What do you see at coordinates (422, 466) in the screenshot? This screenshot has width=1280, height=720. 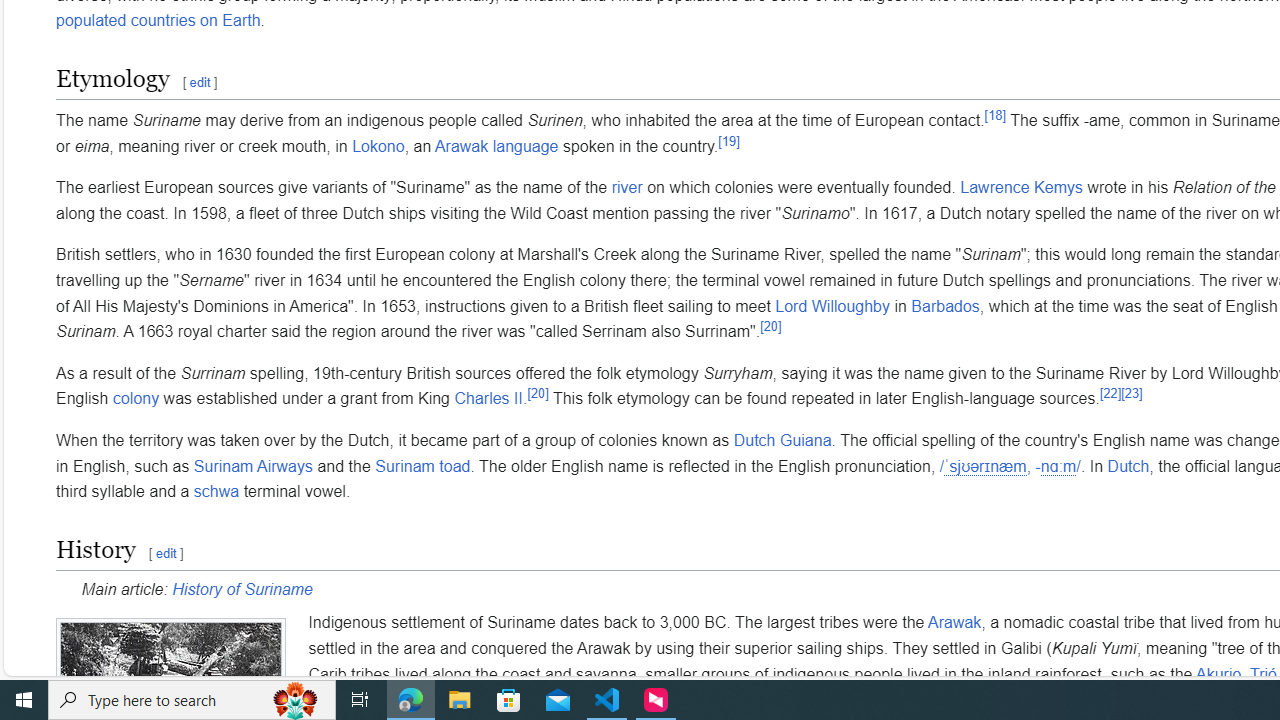 I see `'Surinam toad'` at bounding box center [422, 466].